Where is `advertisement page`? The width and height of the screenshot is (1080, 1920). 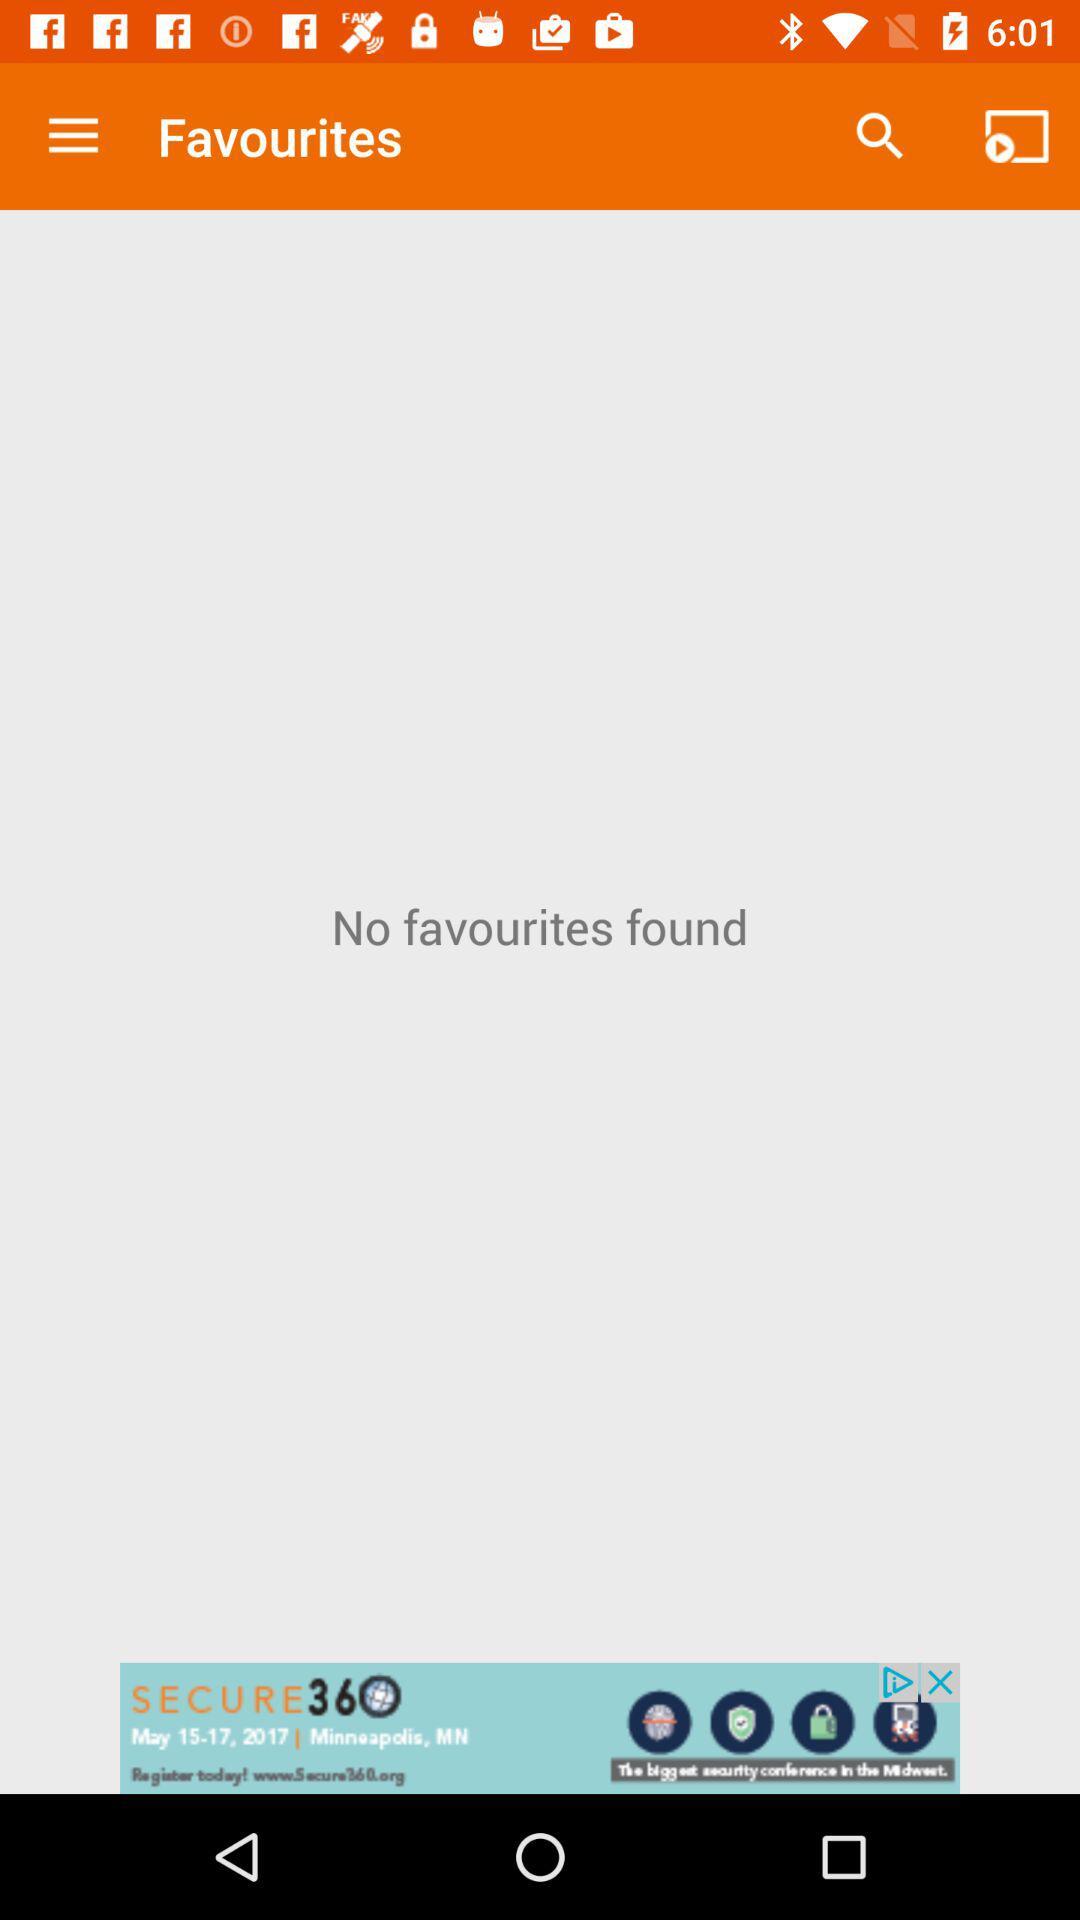 advertisement page is located at coordinates (540, 1727).